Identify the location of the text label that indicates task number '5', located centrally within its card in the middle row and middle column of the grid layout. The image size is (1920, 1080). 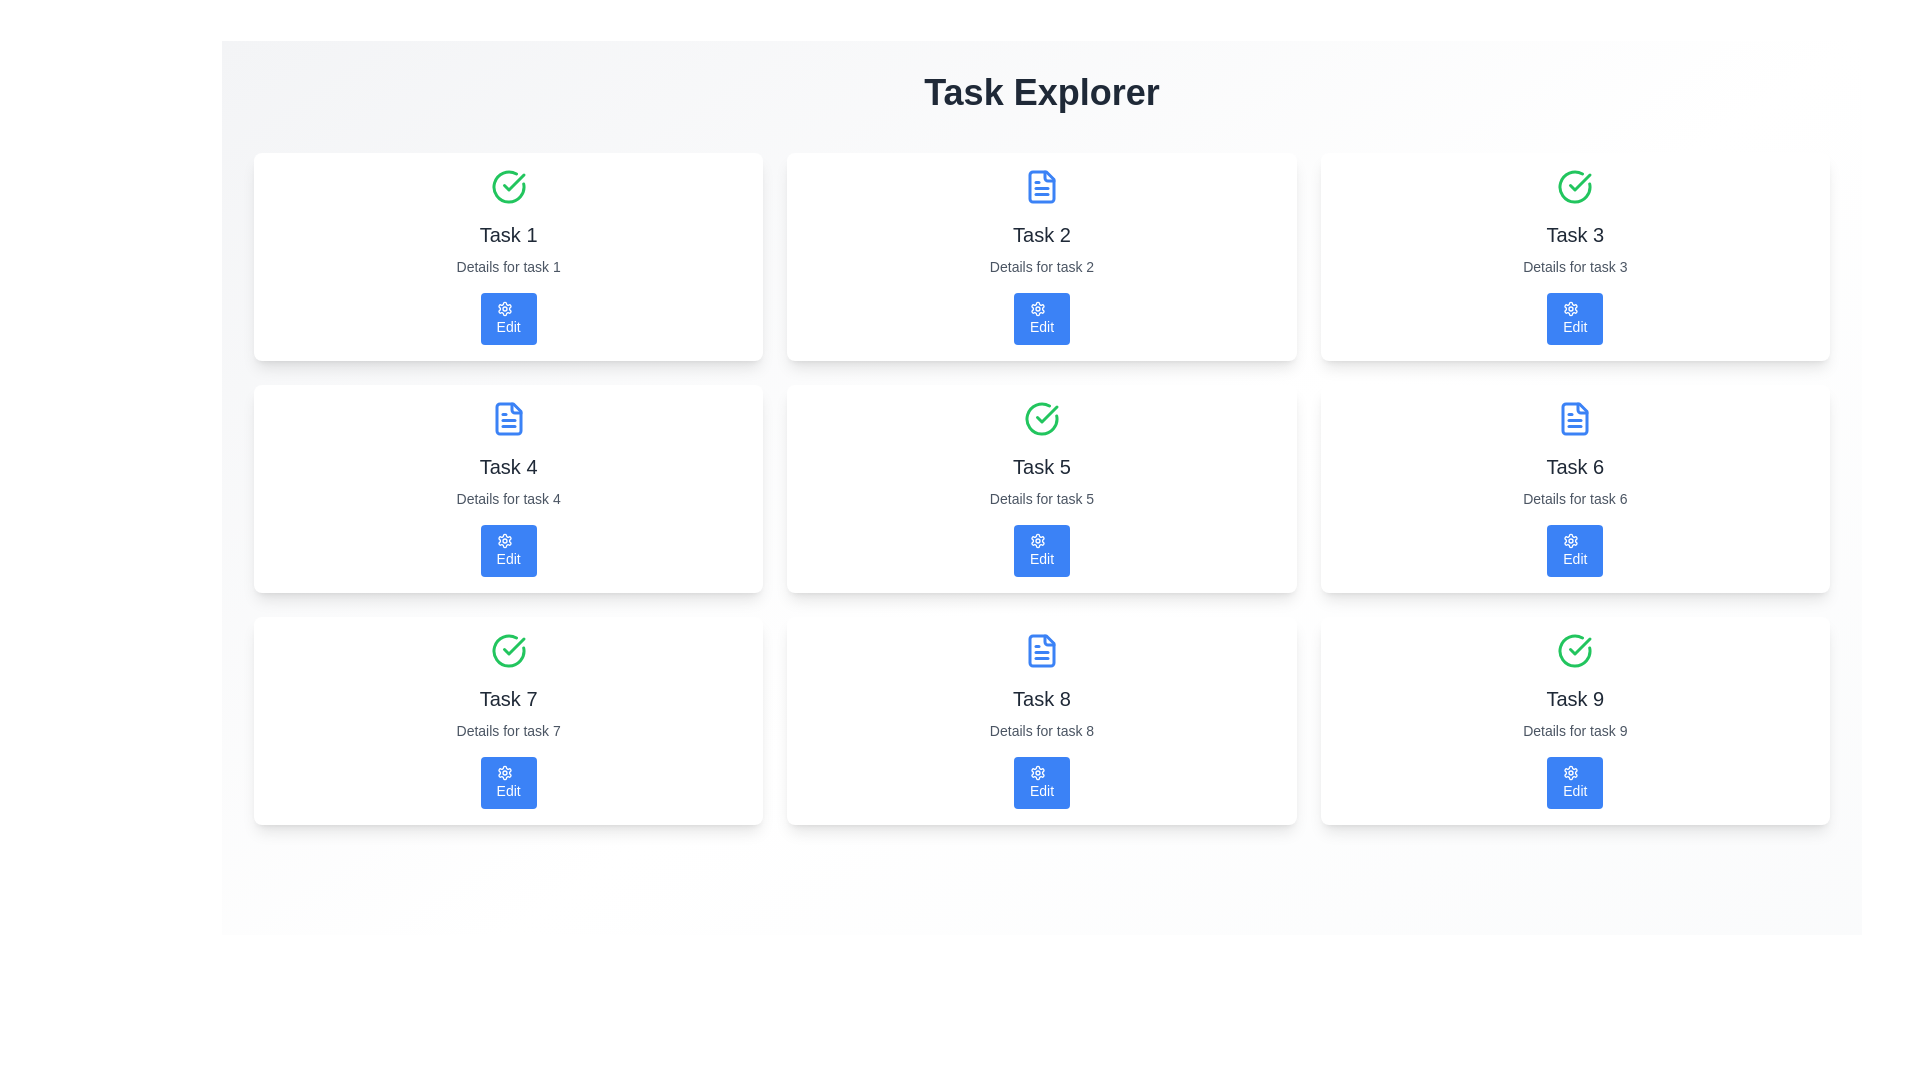
(1040, 466).